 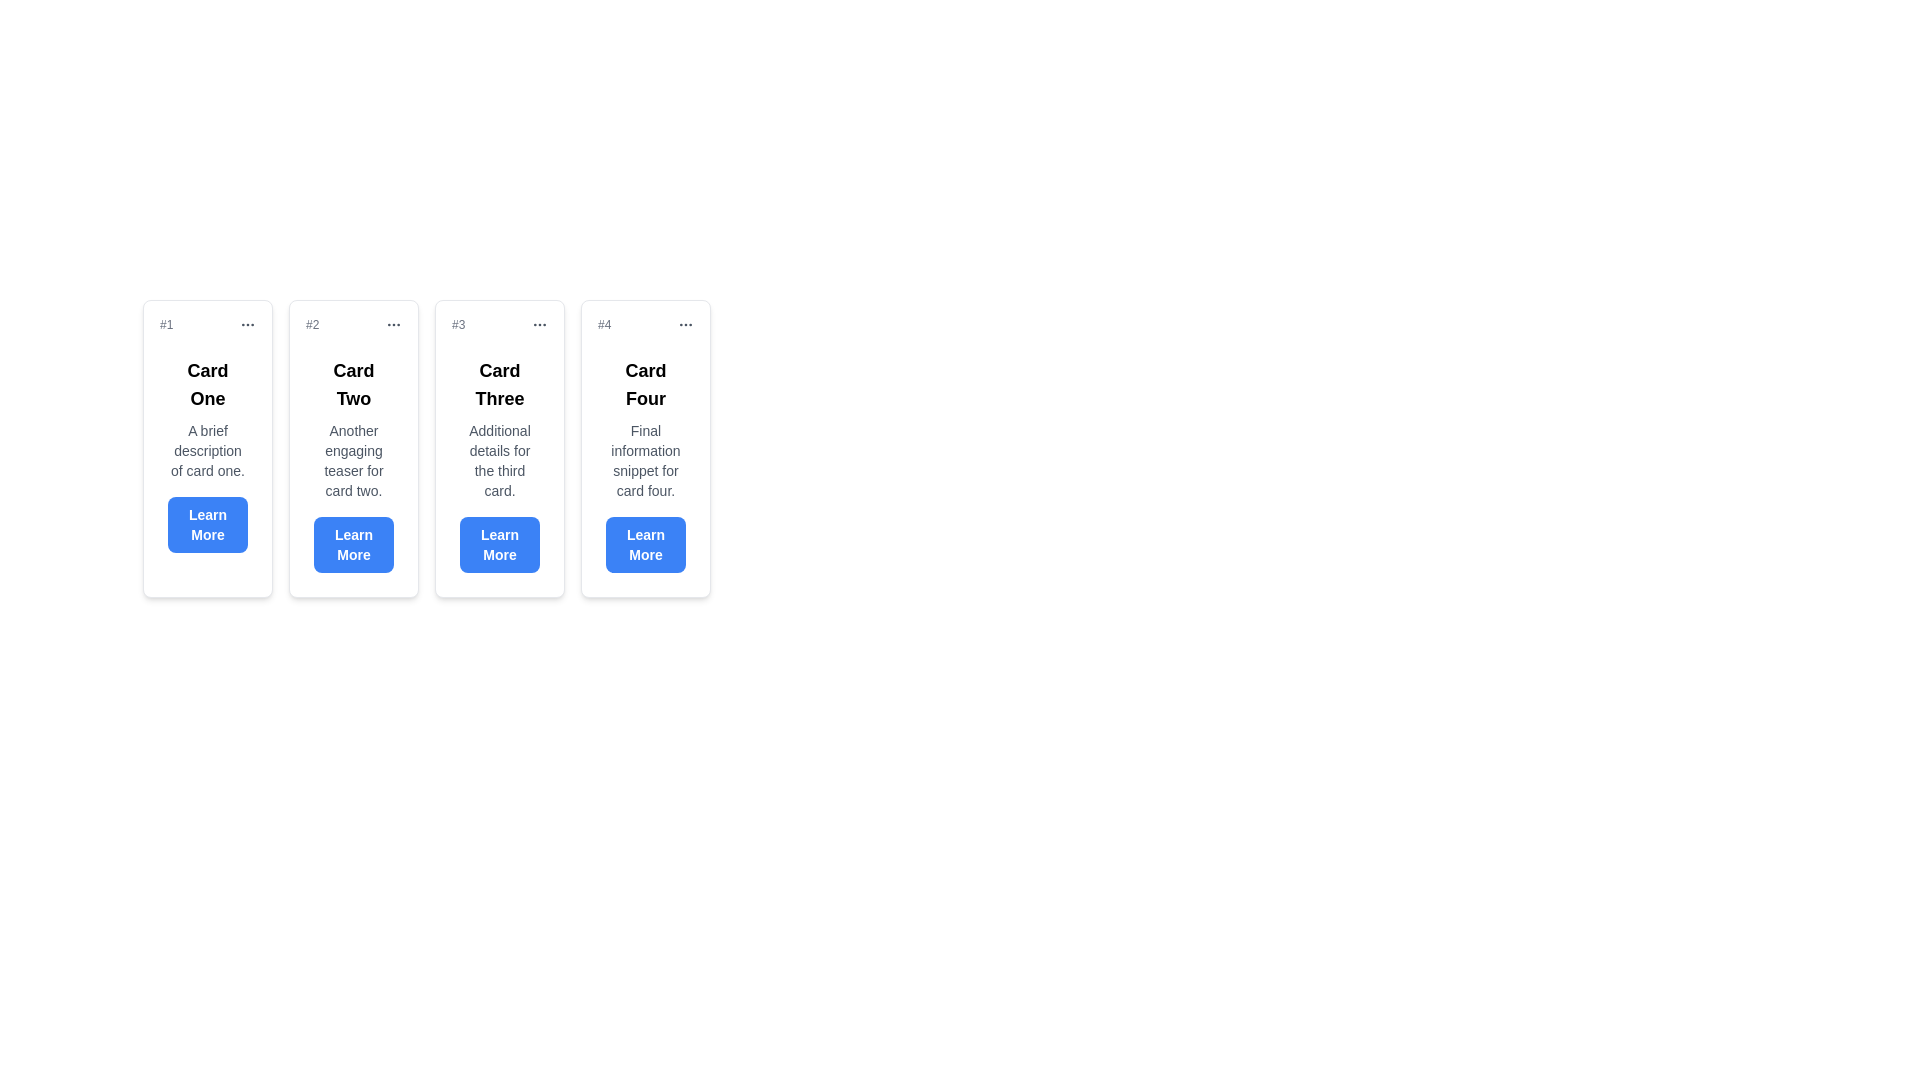 I want to click on the text element reading '#3' located in the top-left corner of 'Card Three', so click(x=457, y=323).